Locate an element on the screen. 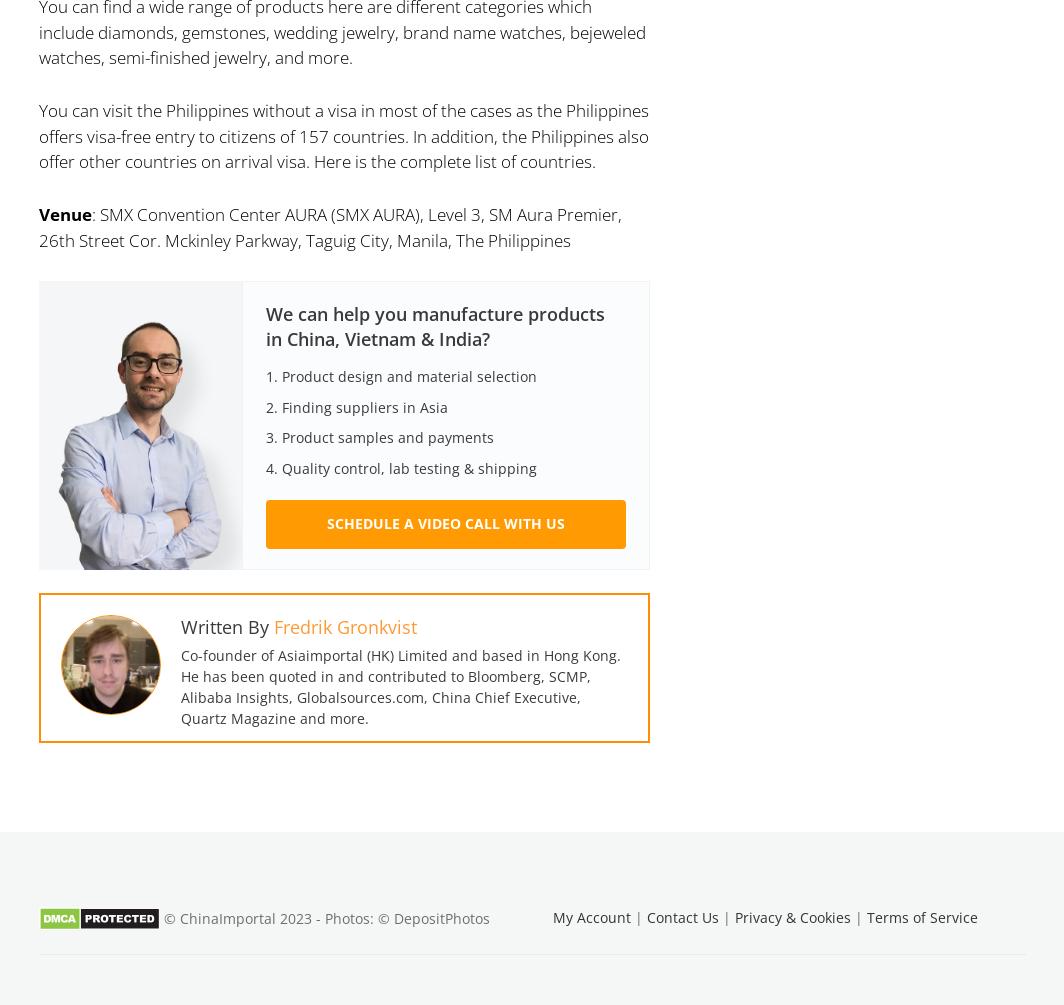 Image resolution: width=1064 pixels, height=1005 pixels. 'Contact Us' is located at coordinates (647, 916).